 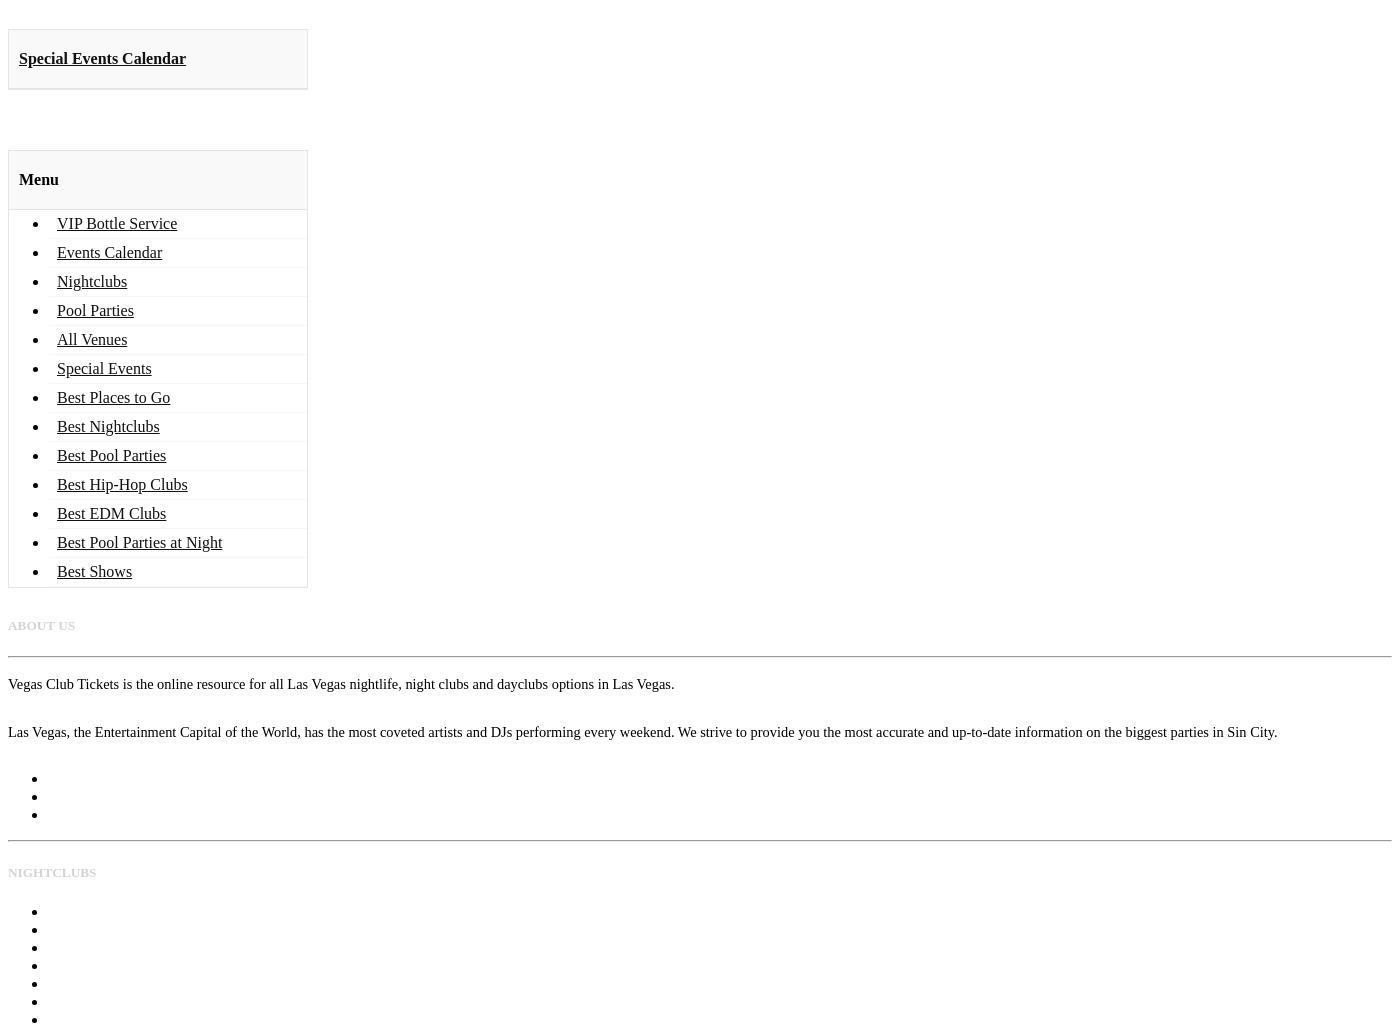 I want to click on 'Best Places to Go', so click(x=56, y=395).